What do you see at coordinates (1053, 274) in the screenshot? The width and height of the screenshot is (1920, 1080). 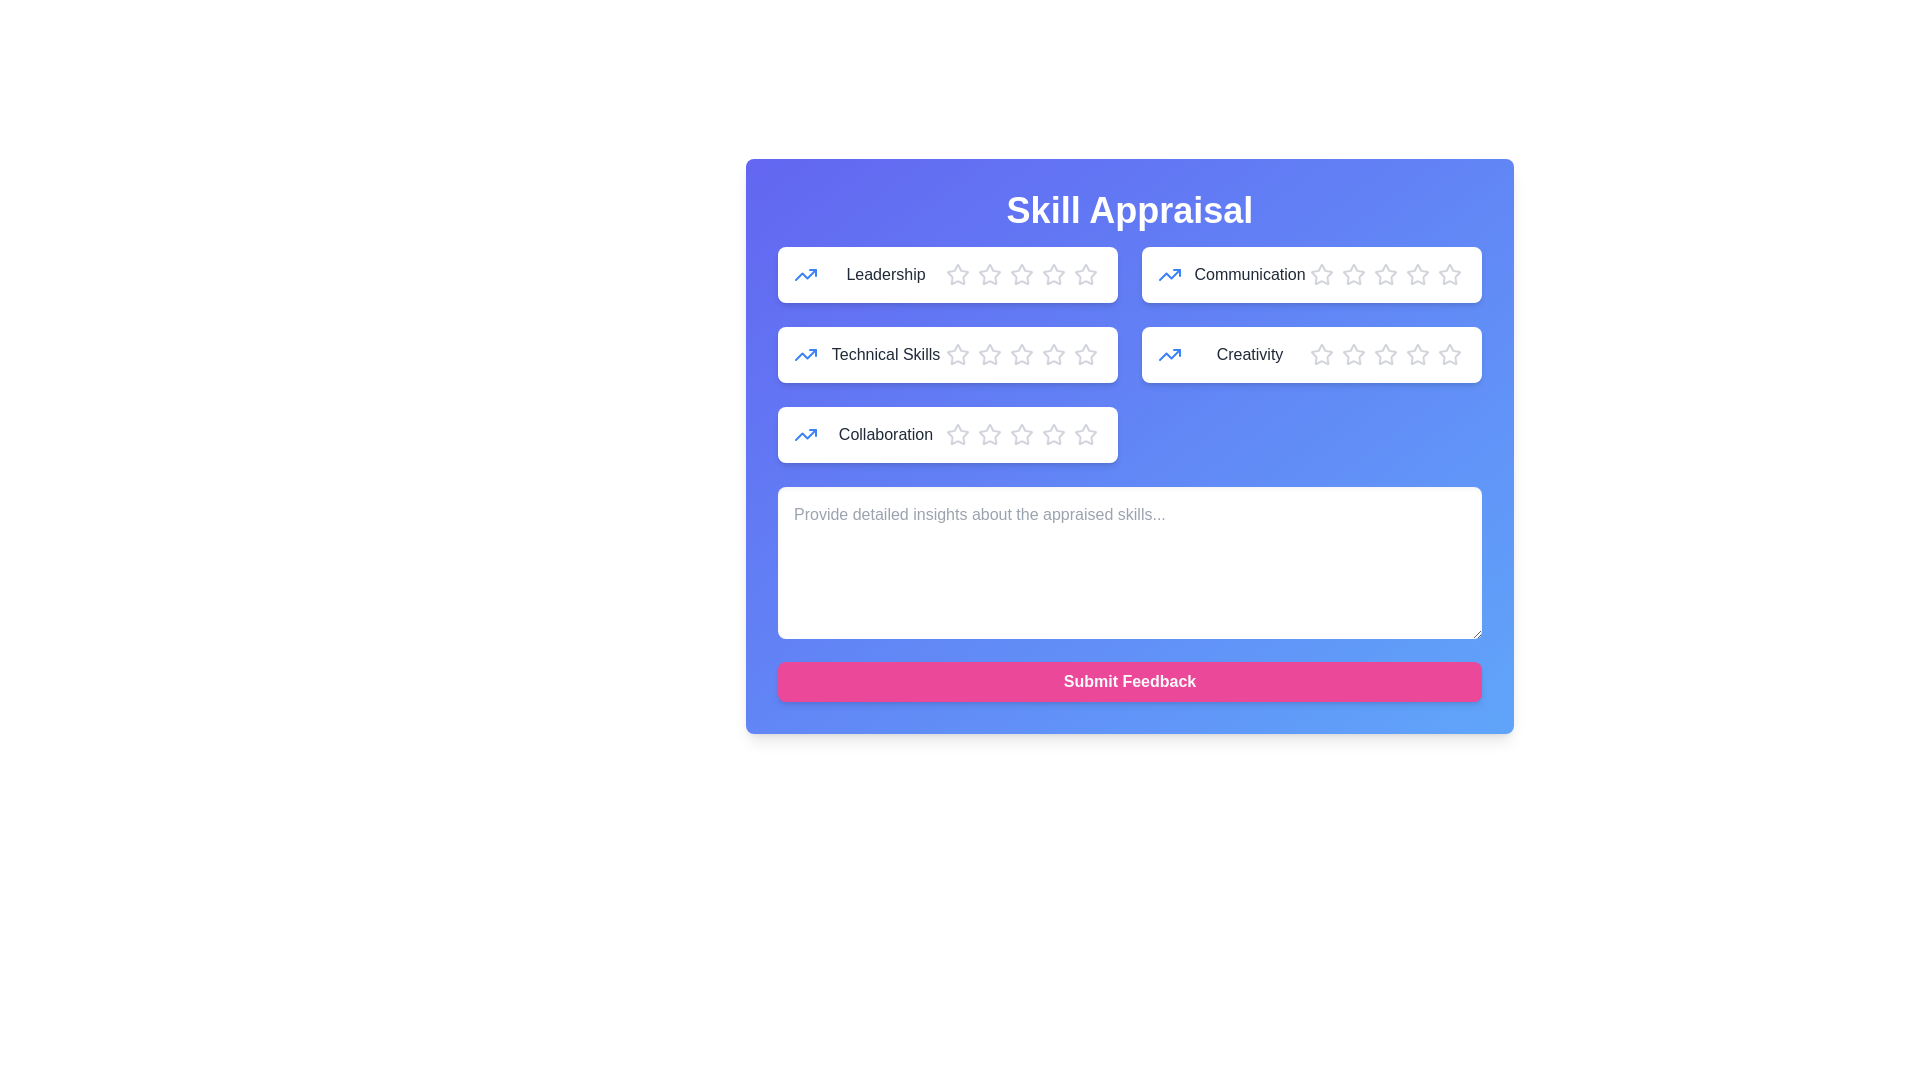 I see `the star corresponding to 4 stars to preview the rating` at bounding box center [1053, 274].